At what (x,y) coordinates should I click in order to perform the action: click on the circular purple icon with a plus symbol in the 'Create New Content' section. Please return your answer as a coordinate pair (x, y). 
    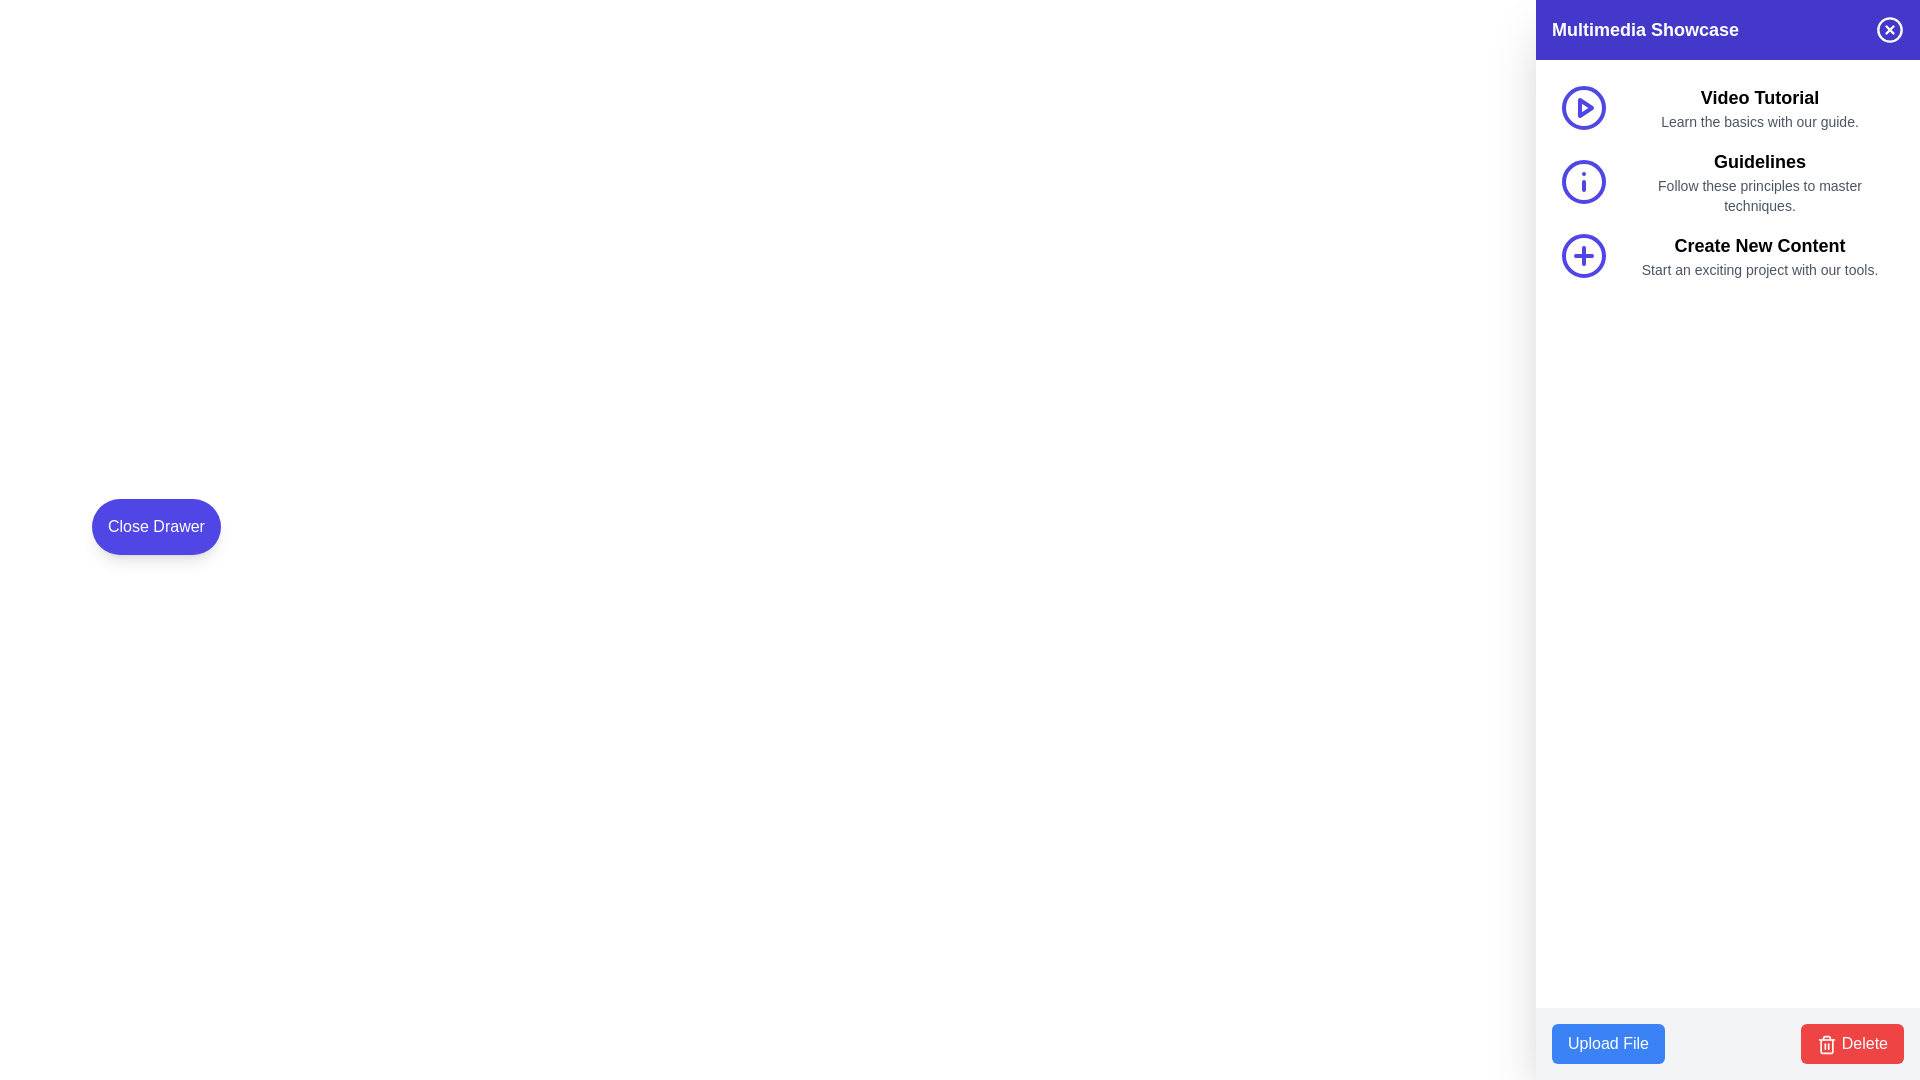
    Looking at the image, I should click on (1583, 254).